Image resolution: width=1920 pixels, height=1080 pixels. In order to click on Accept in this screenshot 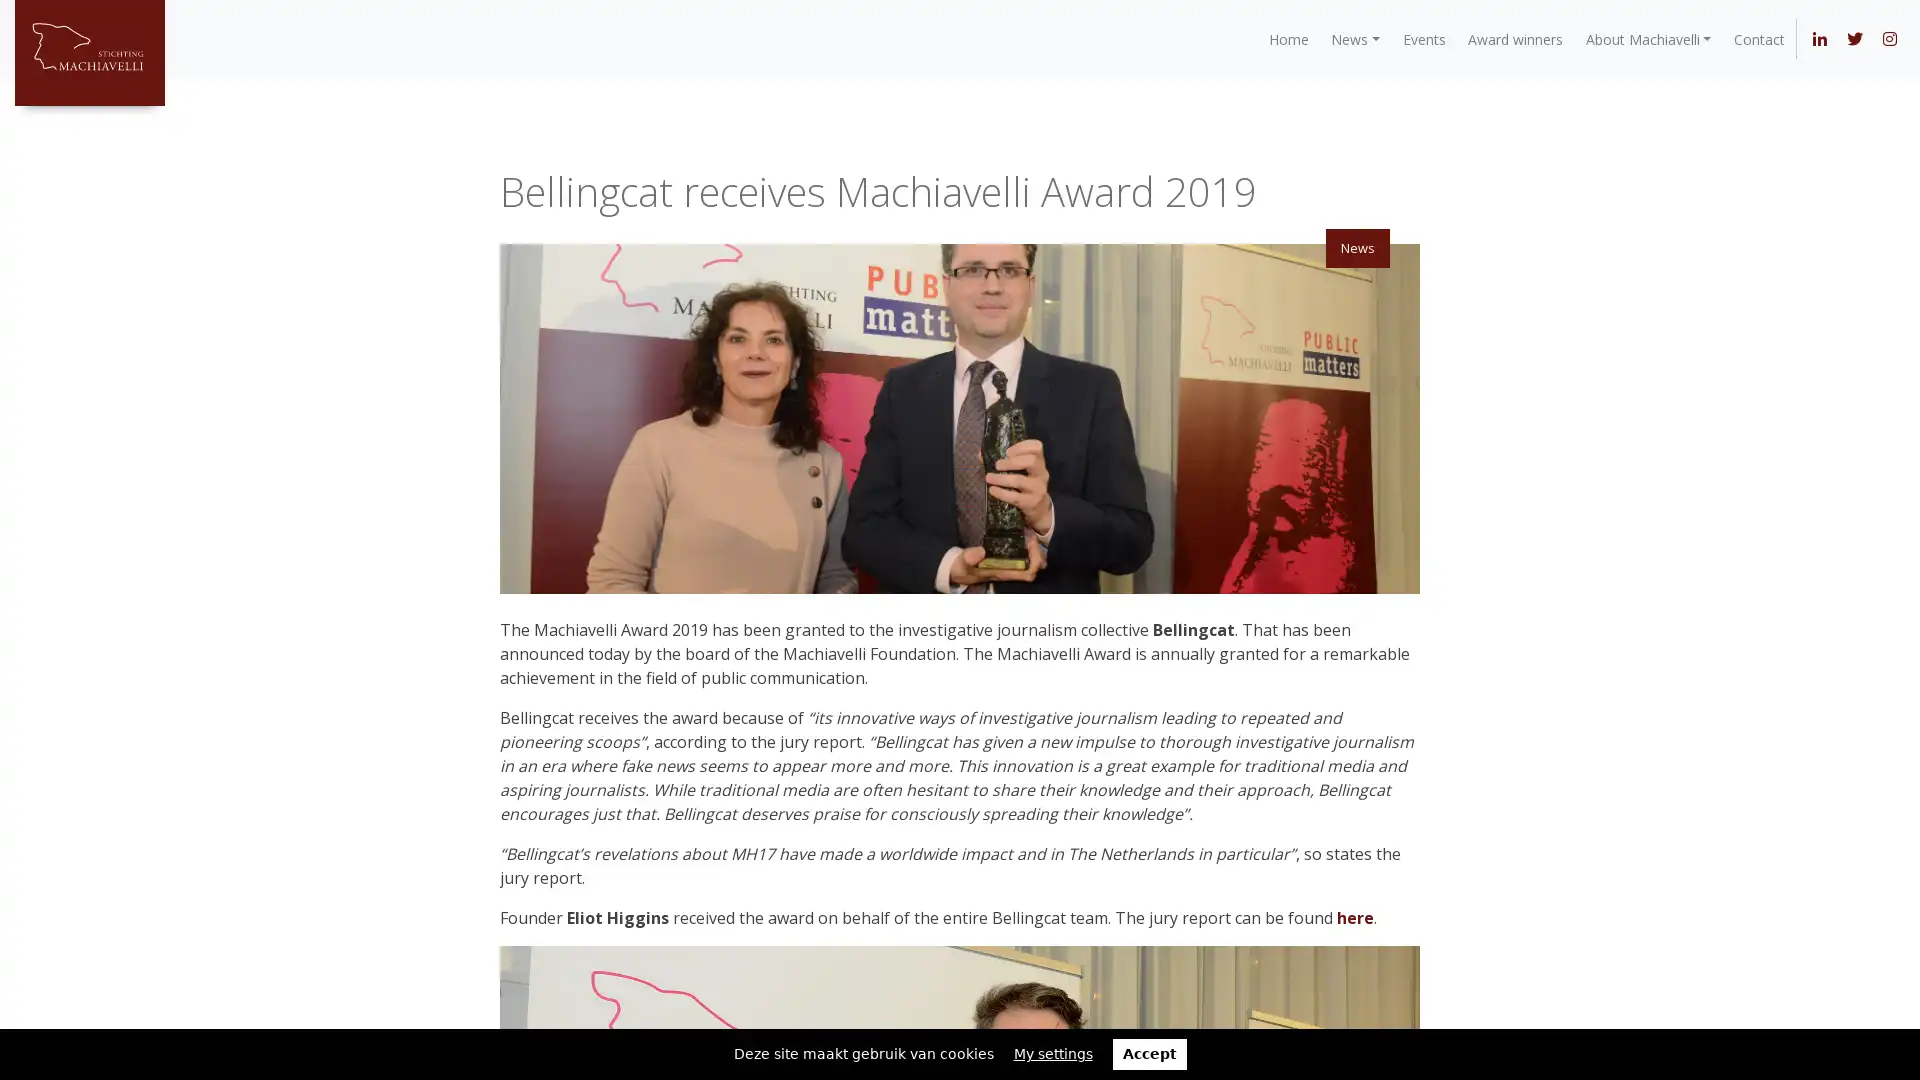, I will do `click(1148, 1053)`.